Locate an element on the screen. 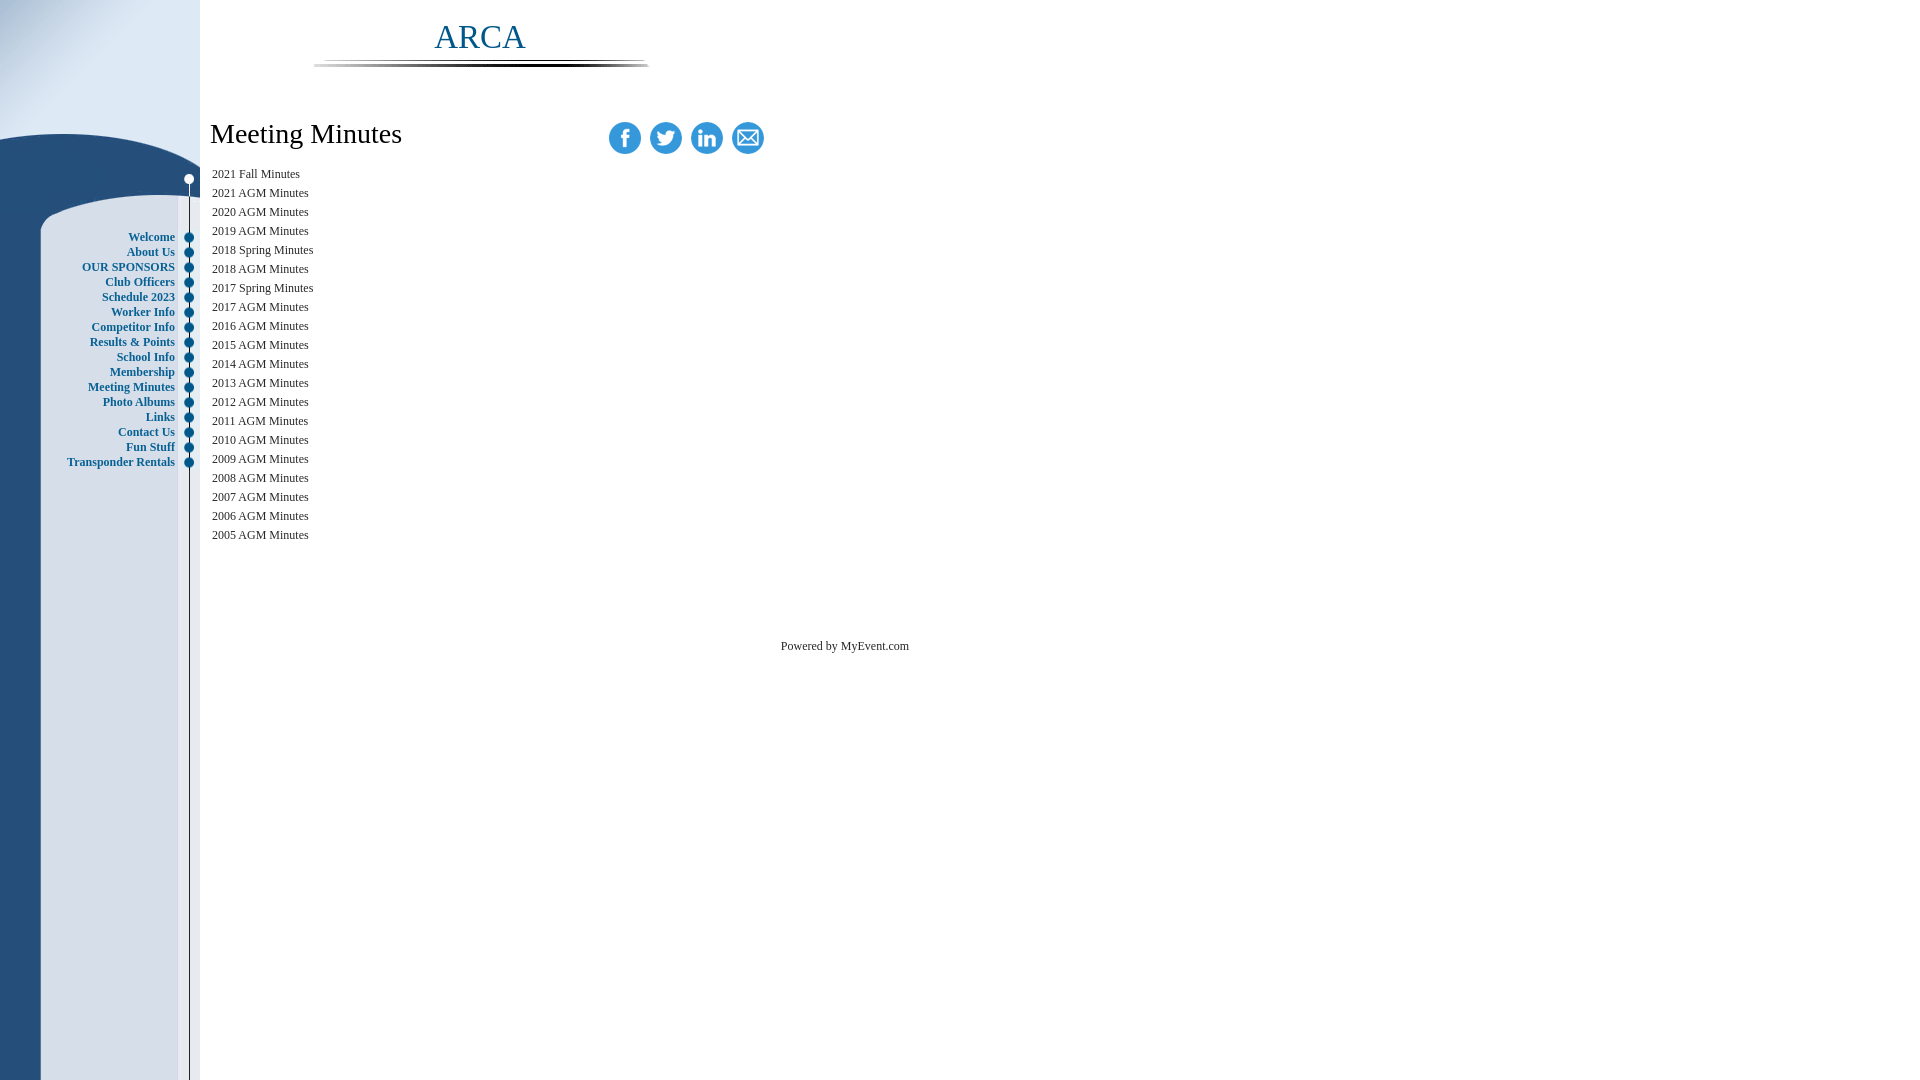 This screenshot has width=1920, height=1080. '2014 AGM Minutes' is located at coordinates (211, 363).